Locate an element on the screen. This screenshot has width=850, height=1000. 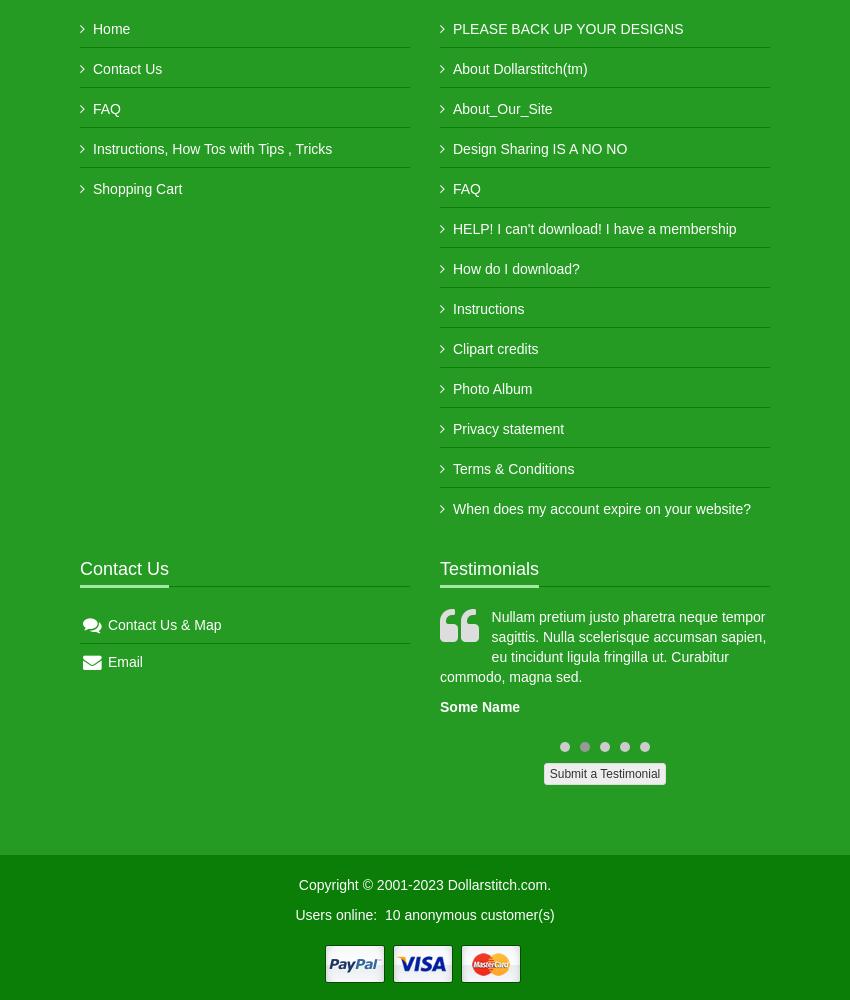
'Email' is located at coordinates (121, 662).